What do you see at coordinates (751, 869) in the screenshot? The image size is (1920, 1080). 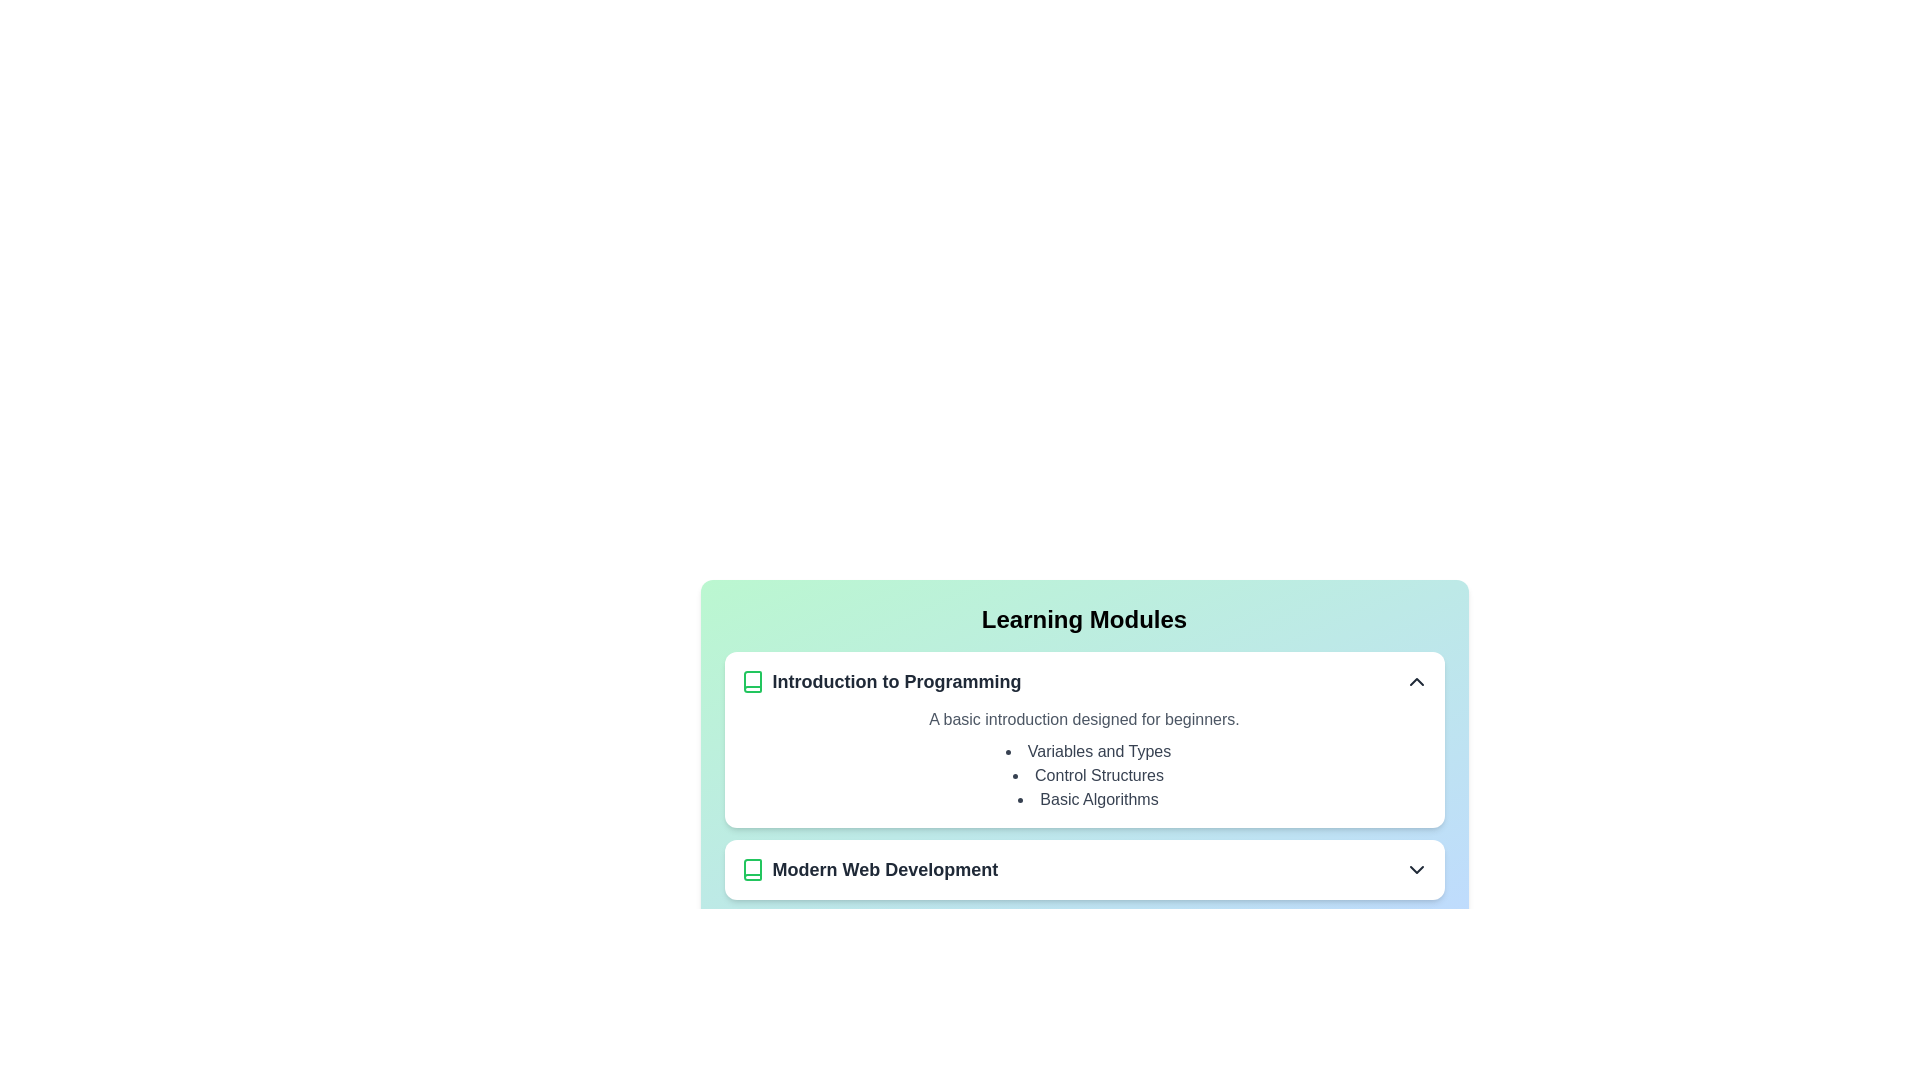 I see `the open book icon within the 'Modern Web Development' card, which is styled with a square outline and gradient fill` at bounding box center [751, 869].